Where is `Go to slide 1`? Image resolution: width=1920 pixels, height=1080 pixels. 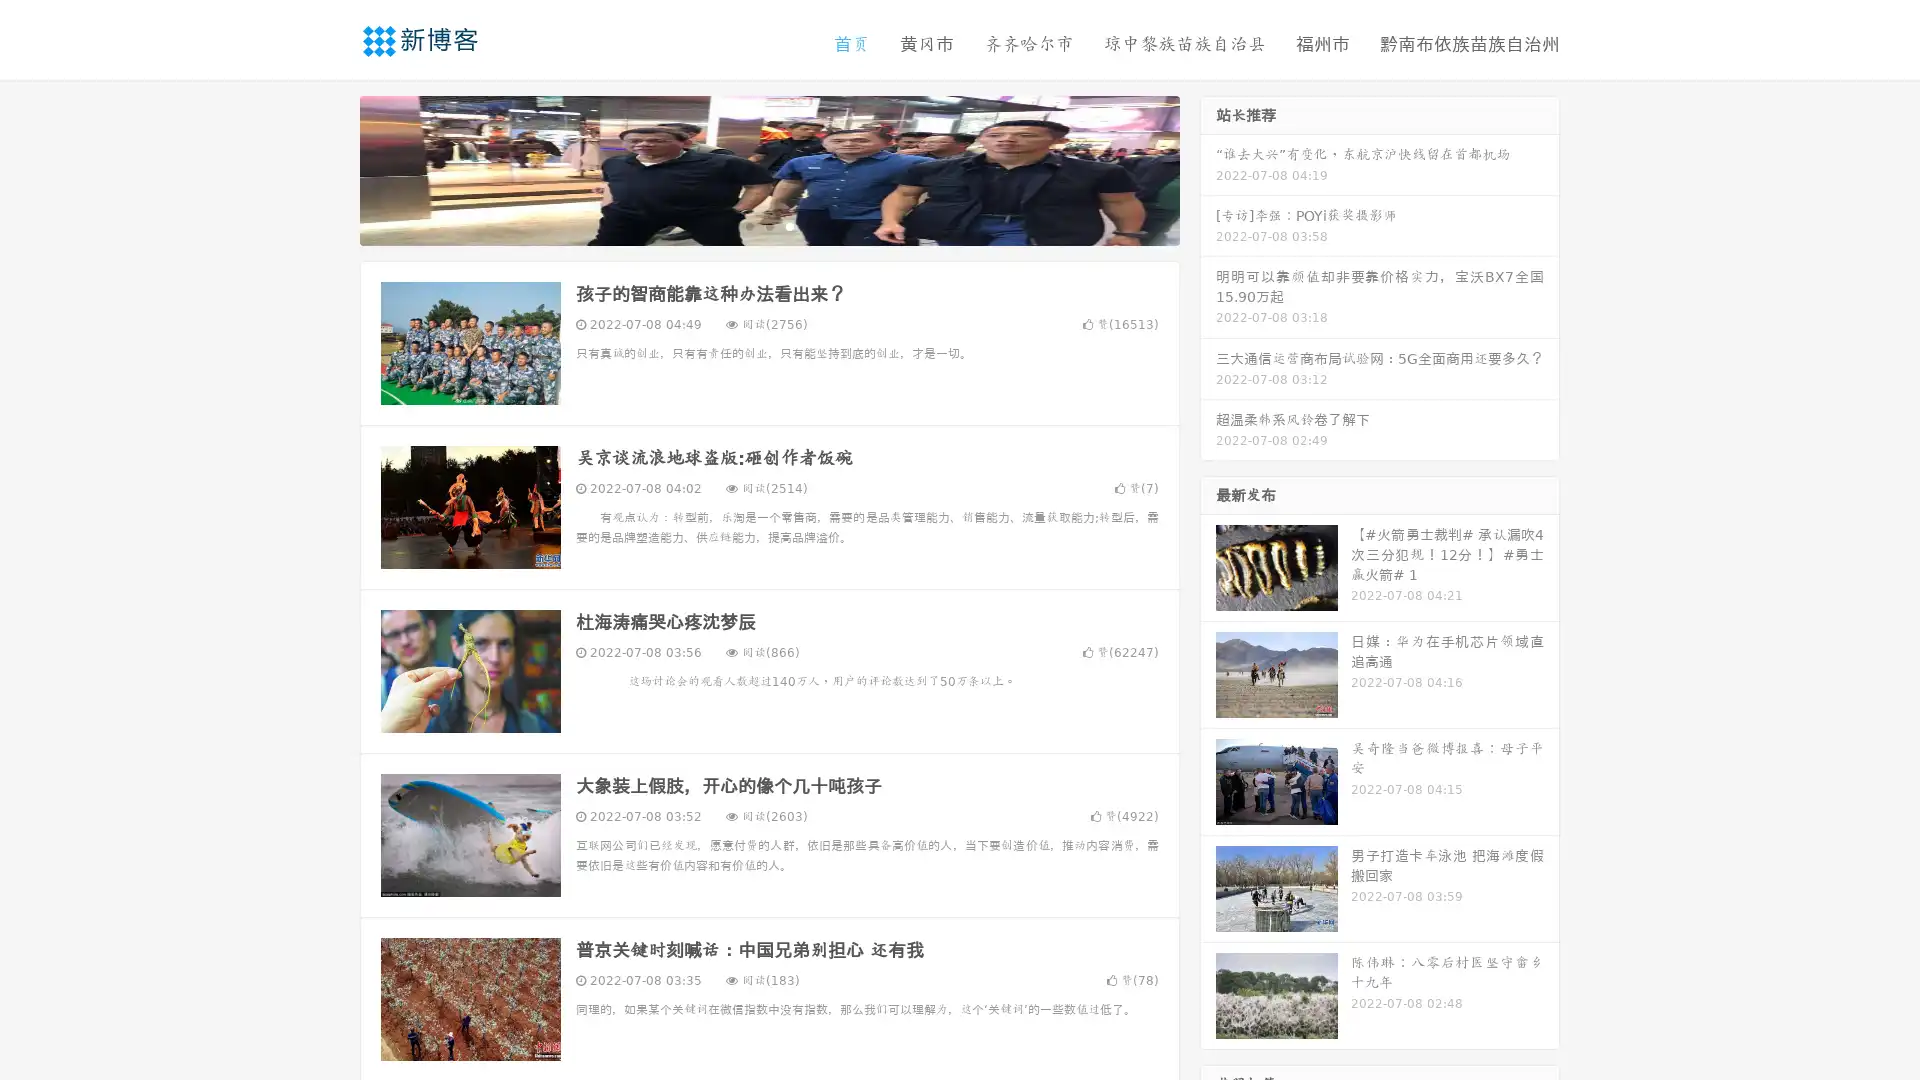 Go to slide 1 is located at coordinates (748, 225).